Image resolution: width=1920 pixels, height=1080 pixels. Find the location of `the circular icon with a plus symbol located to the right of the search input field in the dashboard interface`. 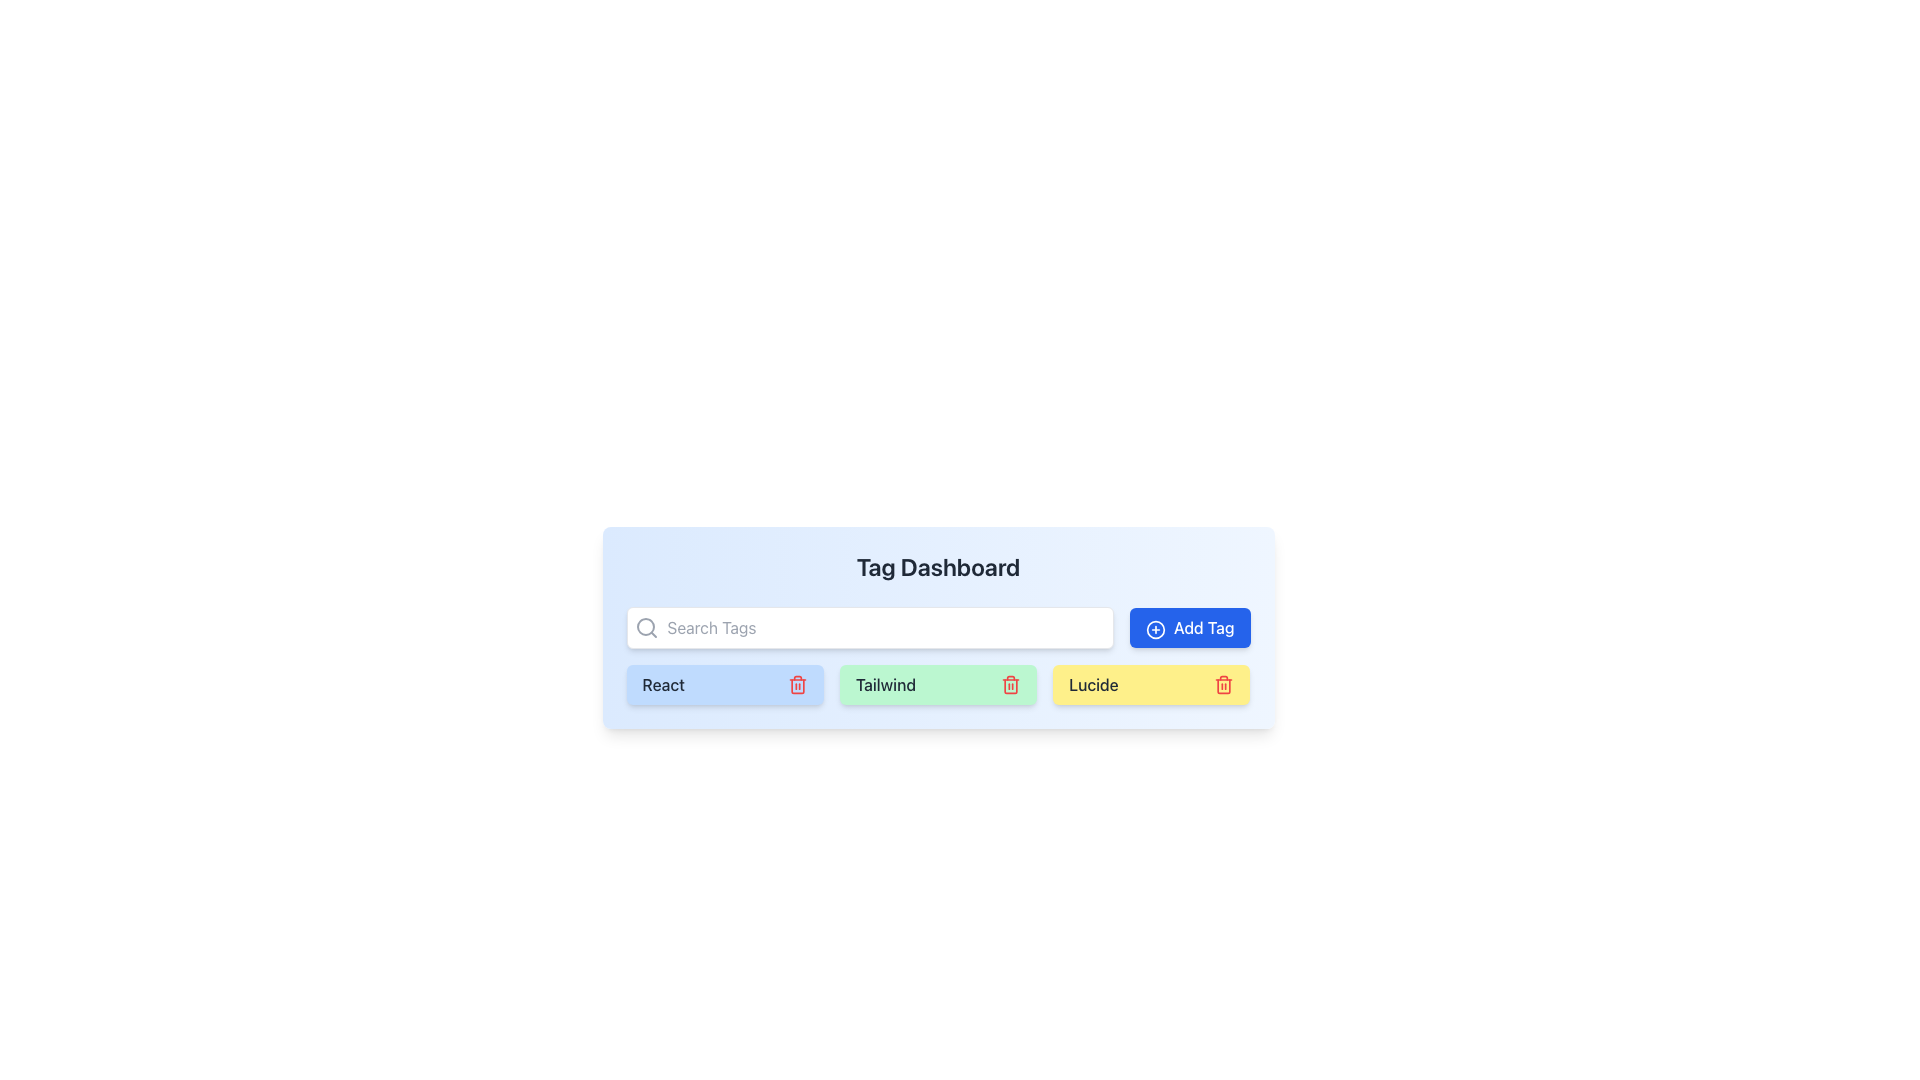

the circular icon with a plus symbol located to the right of the search input field in the dashboard interface is located at coordinates (1155, 628).